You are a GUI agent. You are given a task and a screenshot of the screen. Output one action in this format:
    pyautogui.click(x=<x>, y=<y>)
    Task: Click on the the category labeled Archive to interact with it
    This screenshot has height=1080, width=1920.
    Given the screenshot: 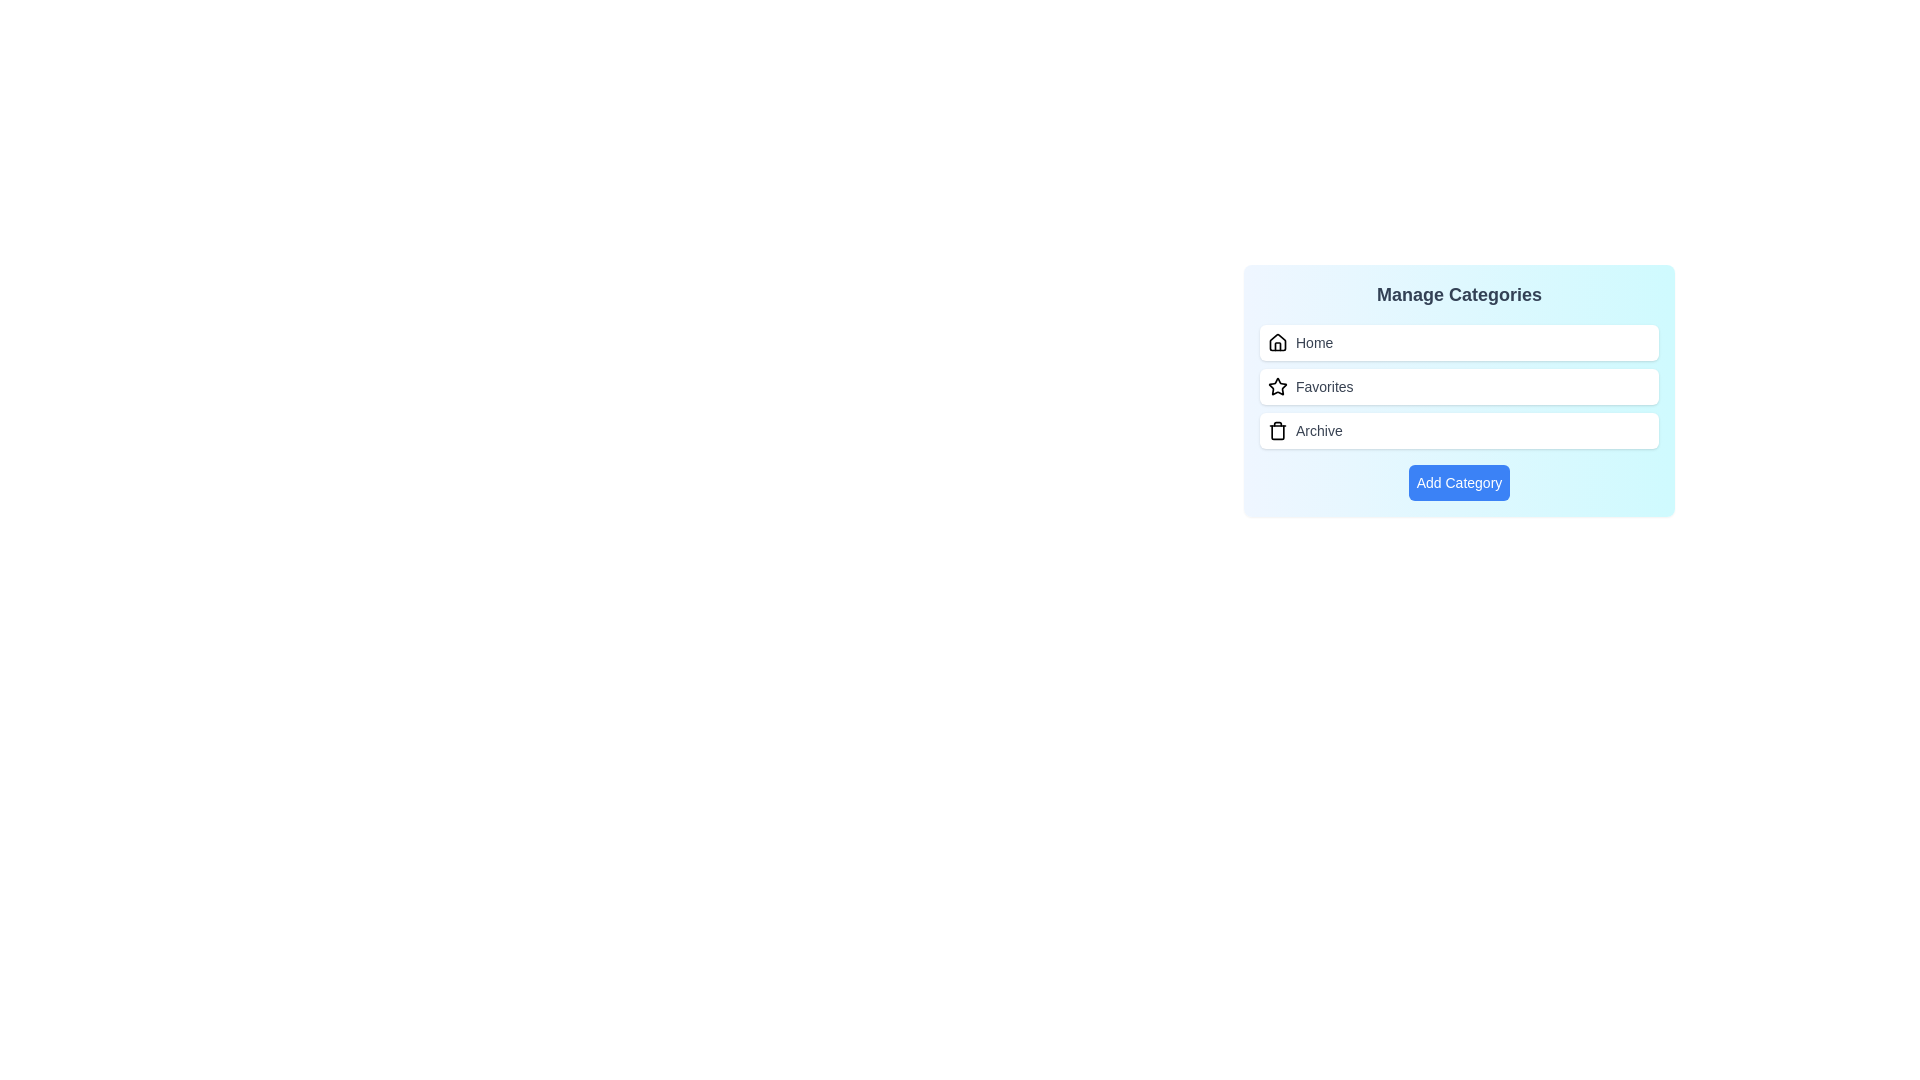 What is the action you would take?
    pyautogui.click(x=1459, y=430)
    